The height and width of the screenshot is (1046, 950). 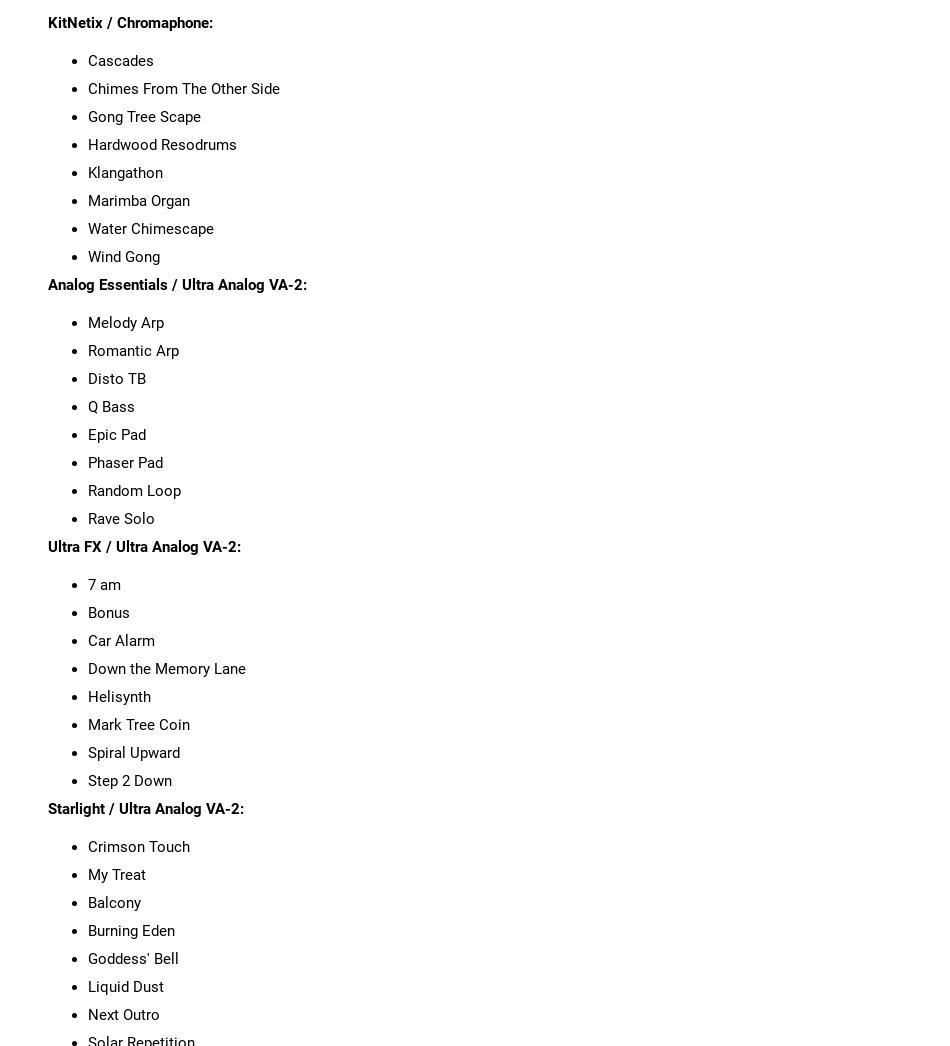 I want to click on 'Analog Essentials / Ultra Analog VA-2:', so click(x=176, y=283).